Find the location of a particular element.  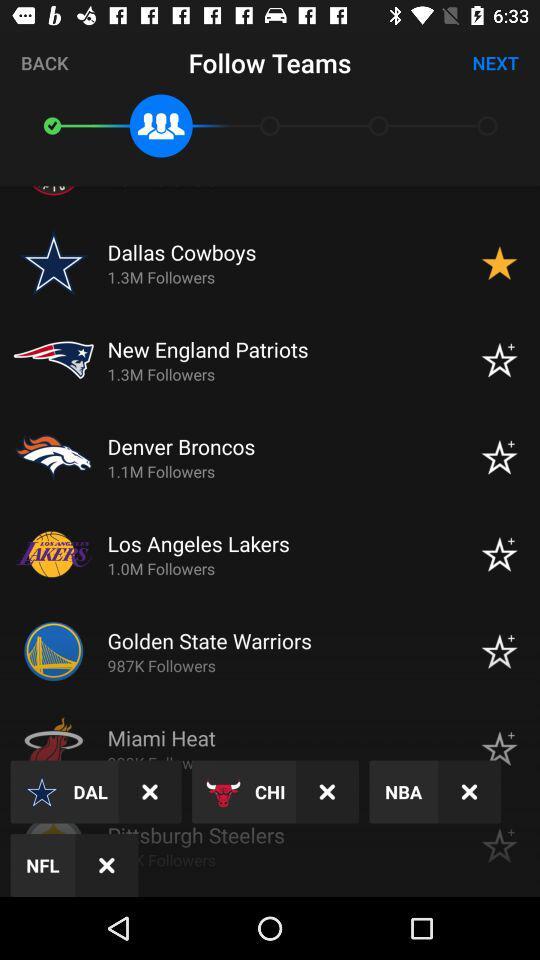

the close icon is located at coordinates (106, 864).